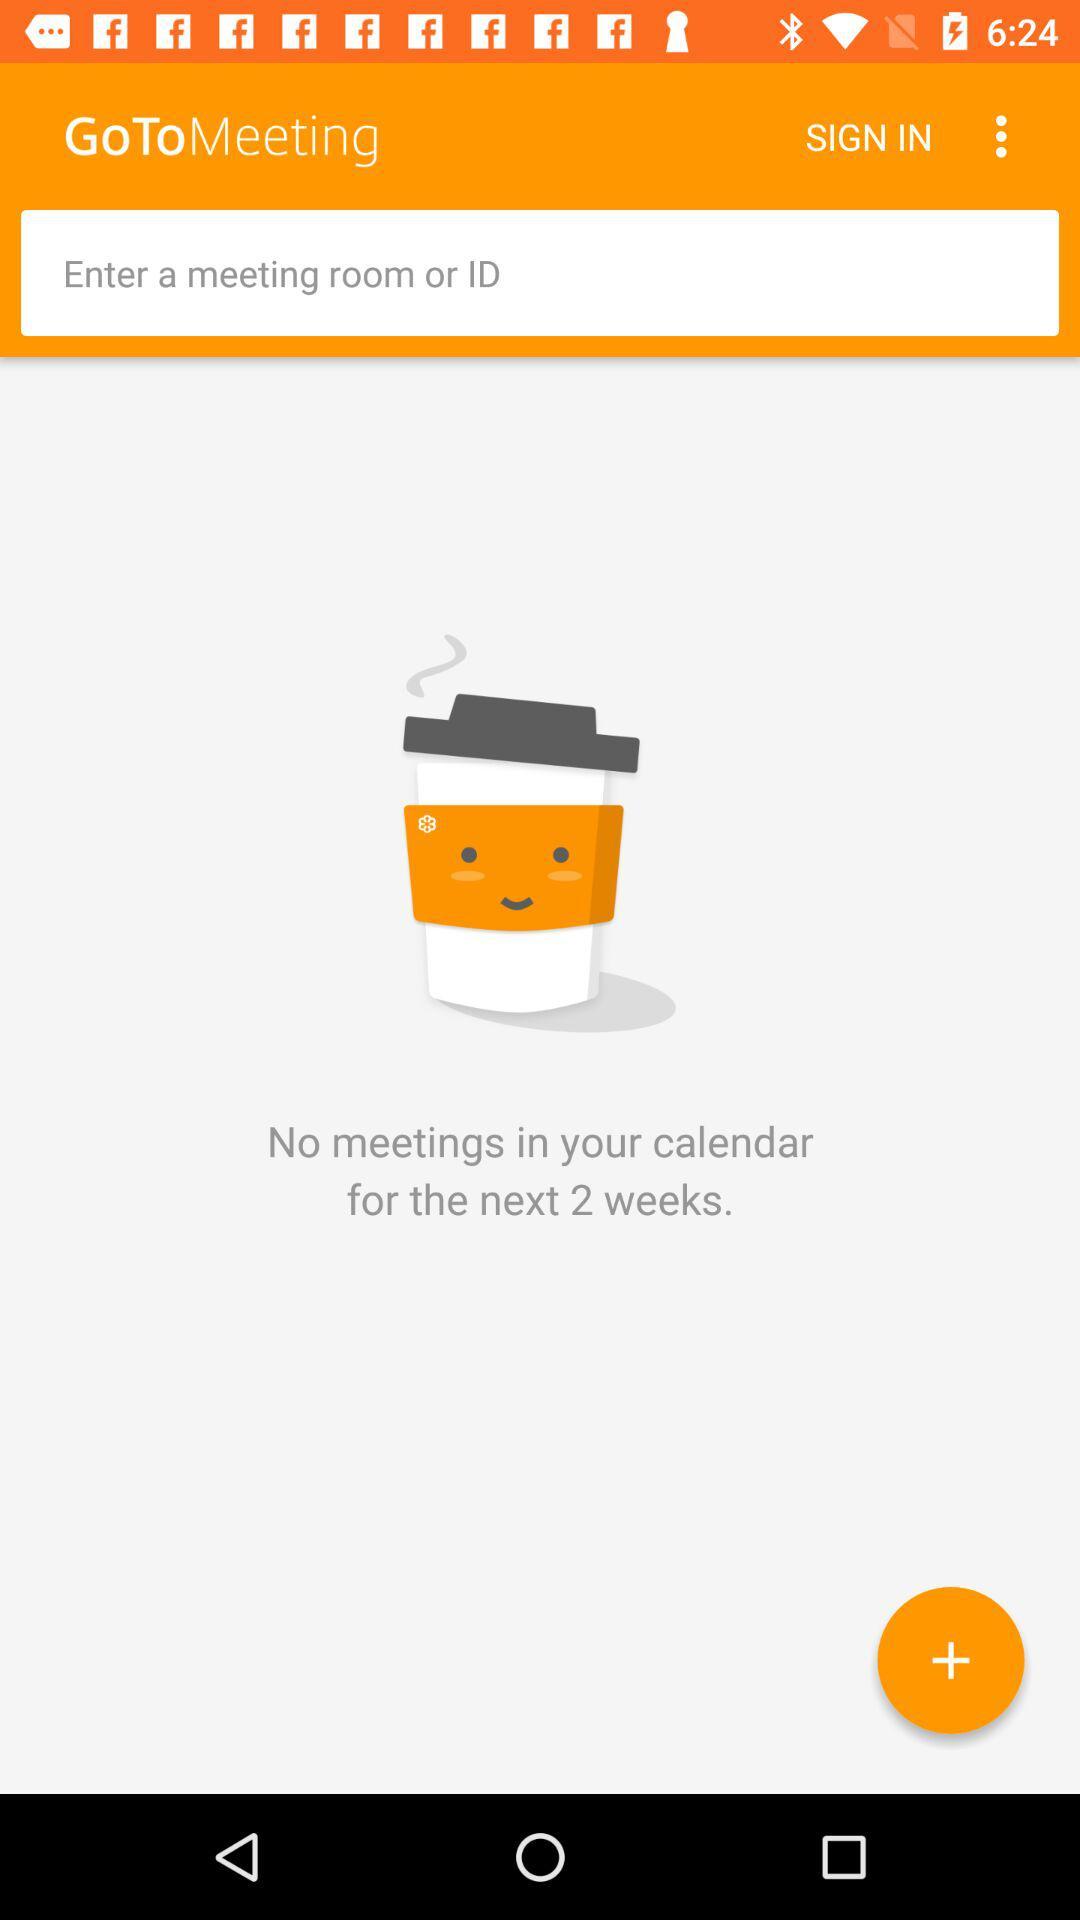 The height and width of the screenshot is (1920, 1080). What do you see at coordinates (540, 272) in the screenshot?
I see `id or meeting room entry` at bounding box center [540, 272].